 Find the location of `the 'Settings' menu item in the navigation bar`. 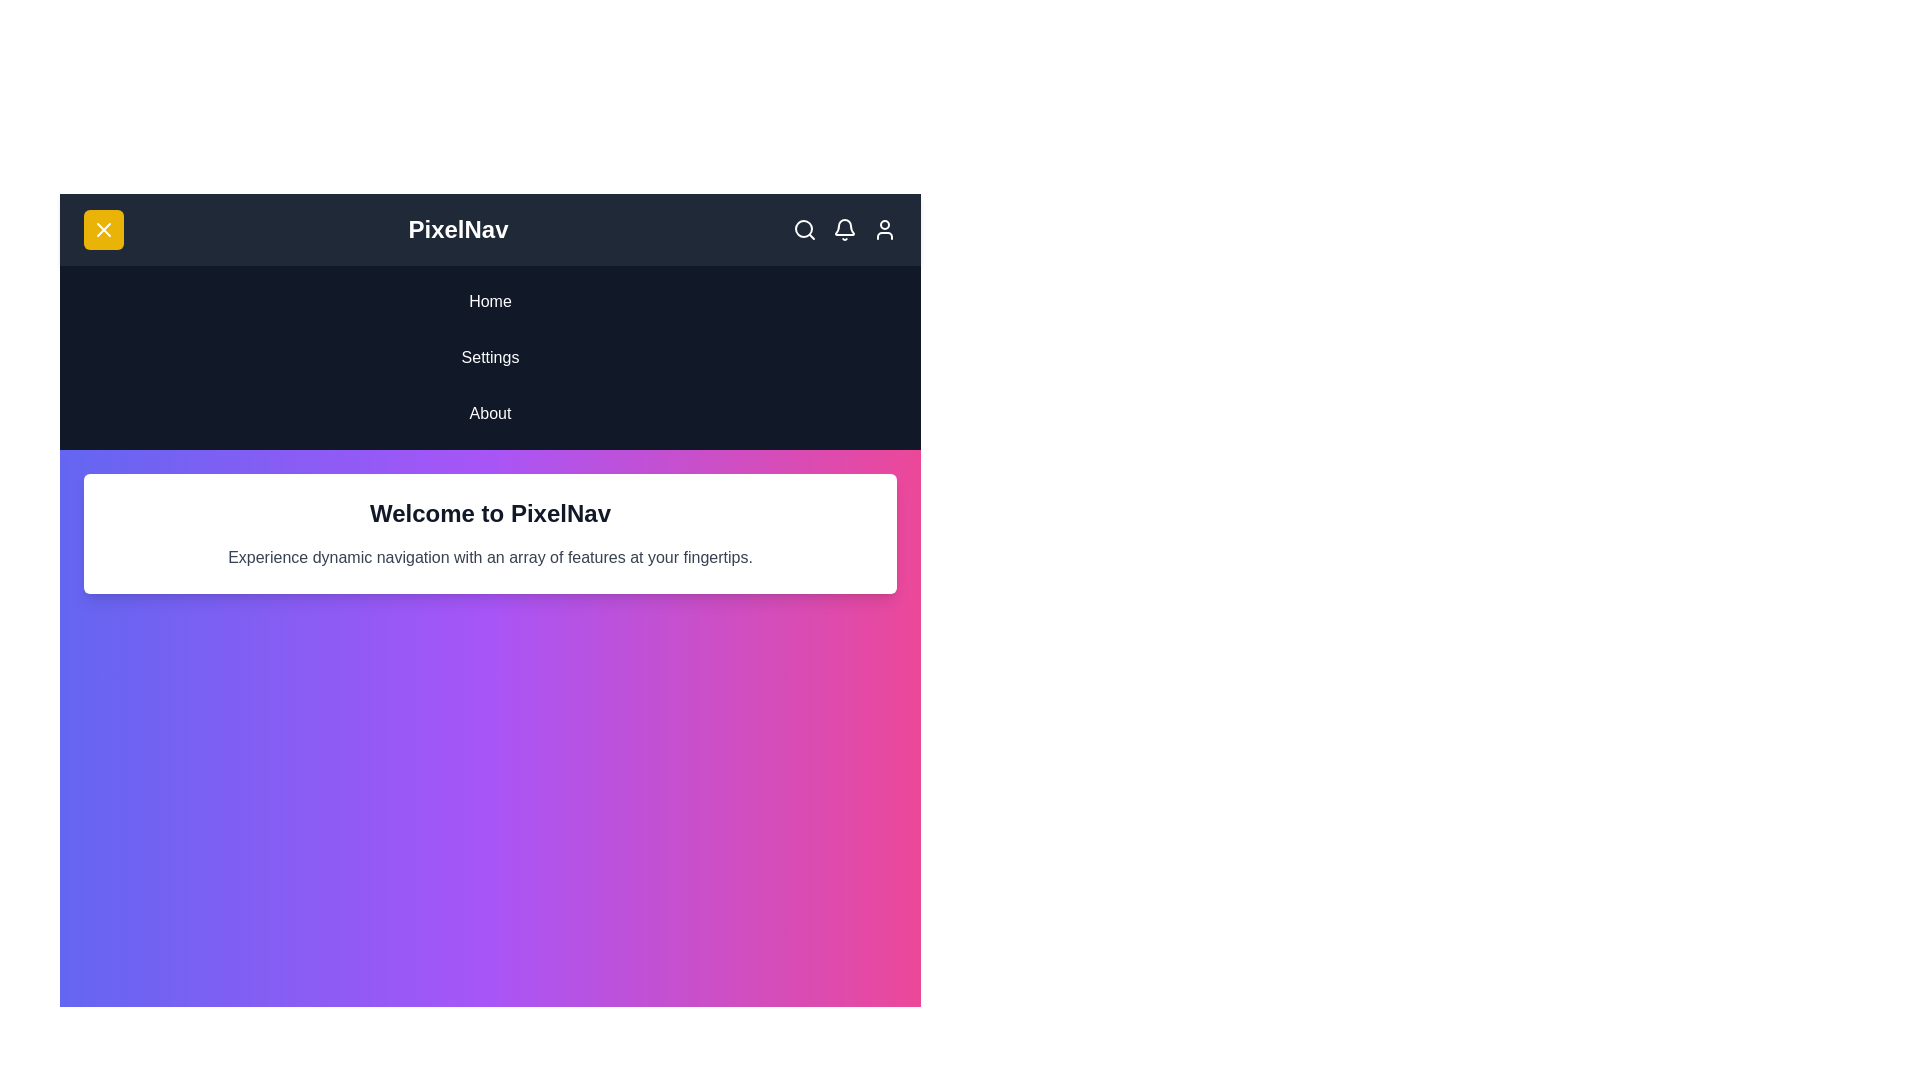

the 'Settings' menu item in the navigation bar is located at coordinates (490, 357).